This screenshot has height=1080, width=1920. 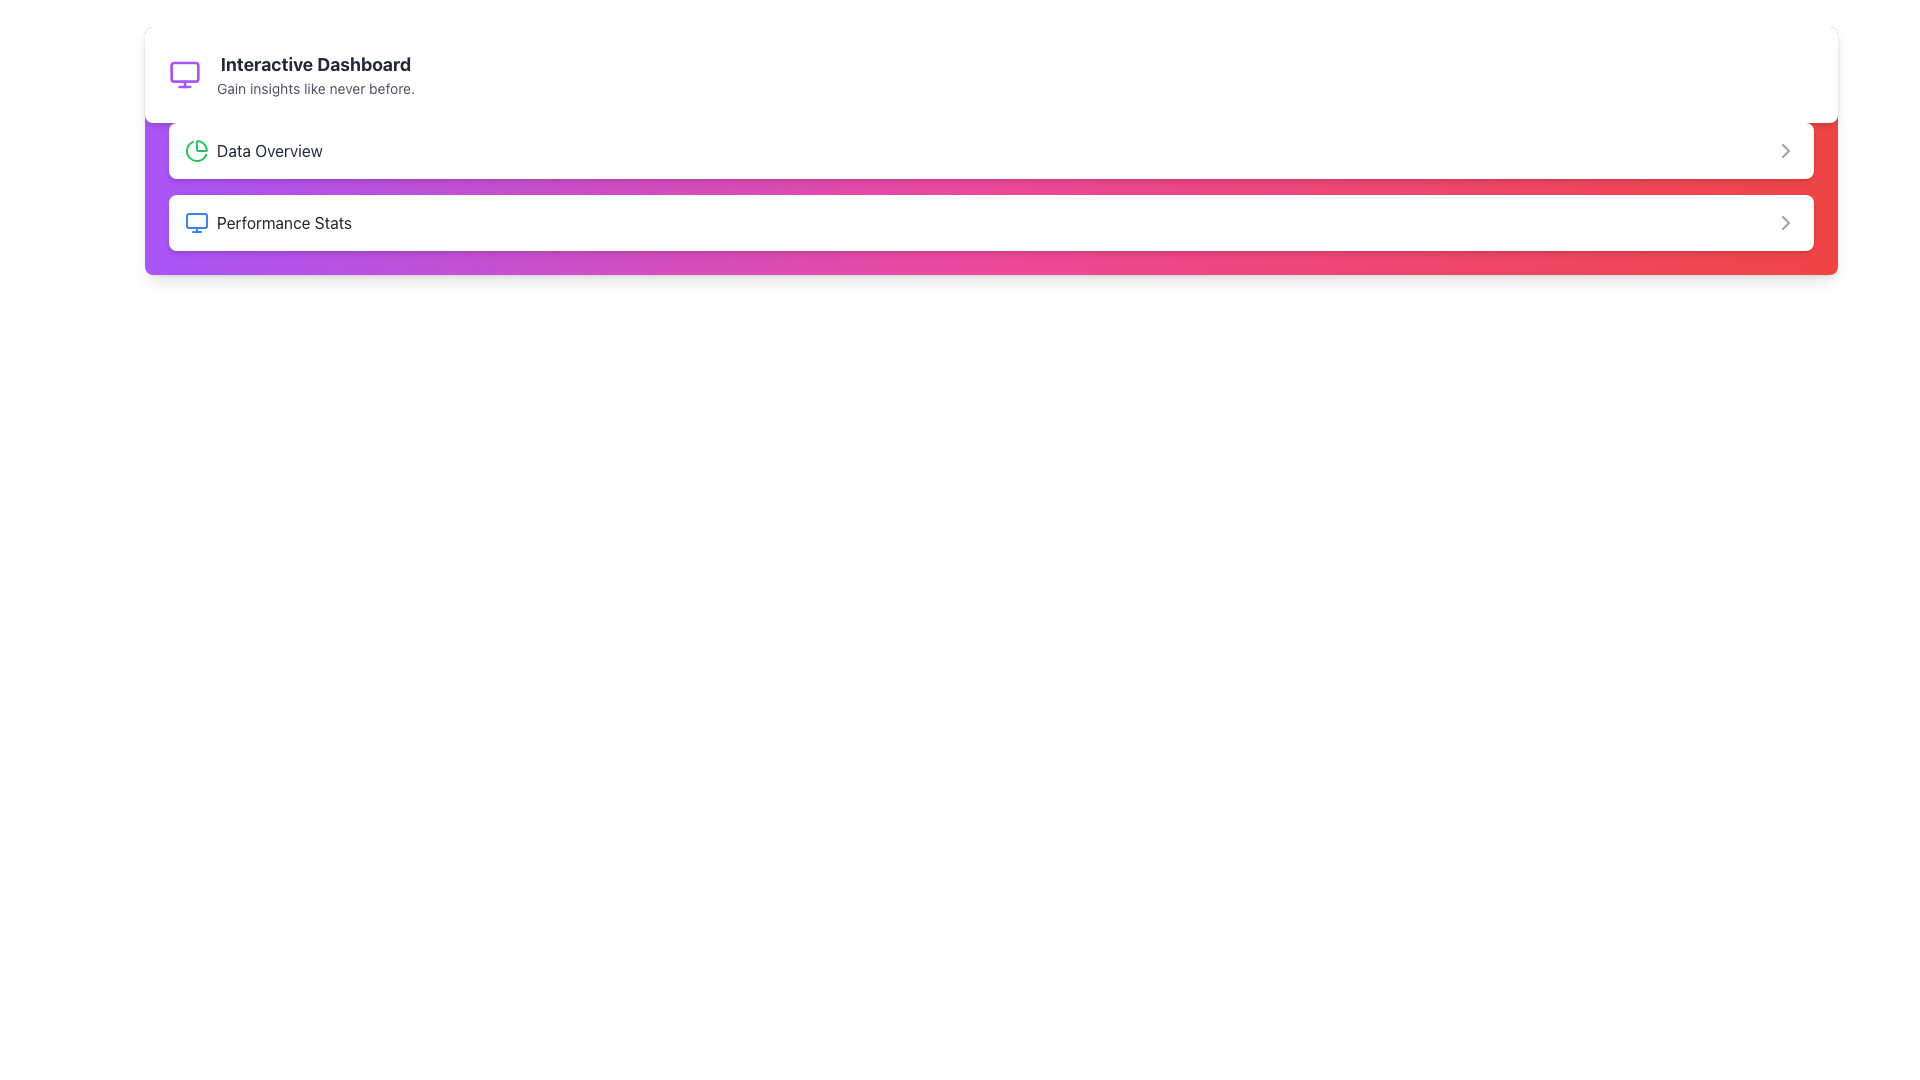 I want to click on the blue outlined monitor icon that is located to the left of the 'Performance Stats' text, so click(x=196, y=223).